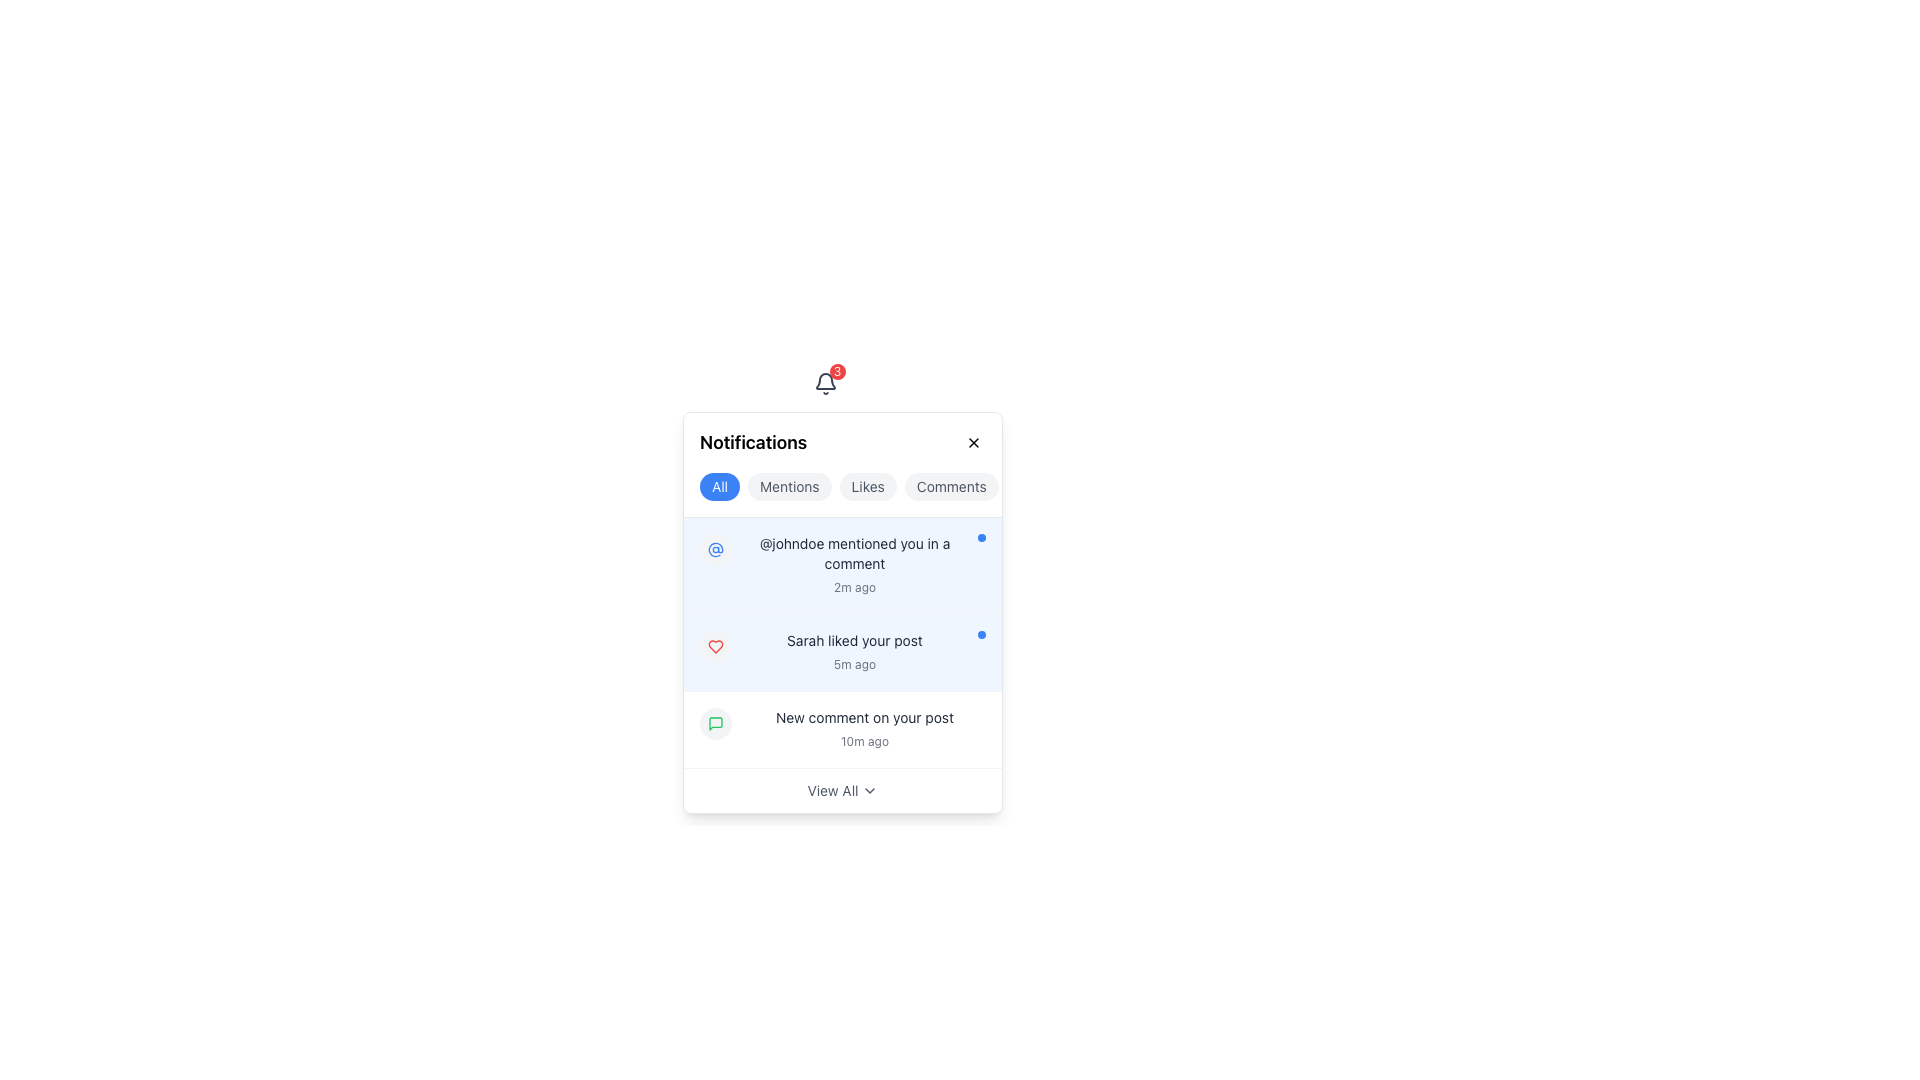 The image size is (1920, 1080). Describe the element at coordinates (832, 789) in the screenshot. I see `the first button or link for viewing additional notifications located at the bottom of the notification panel, positioned left of the chevron icon, using keyboard navigation` at that location.